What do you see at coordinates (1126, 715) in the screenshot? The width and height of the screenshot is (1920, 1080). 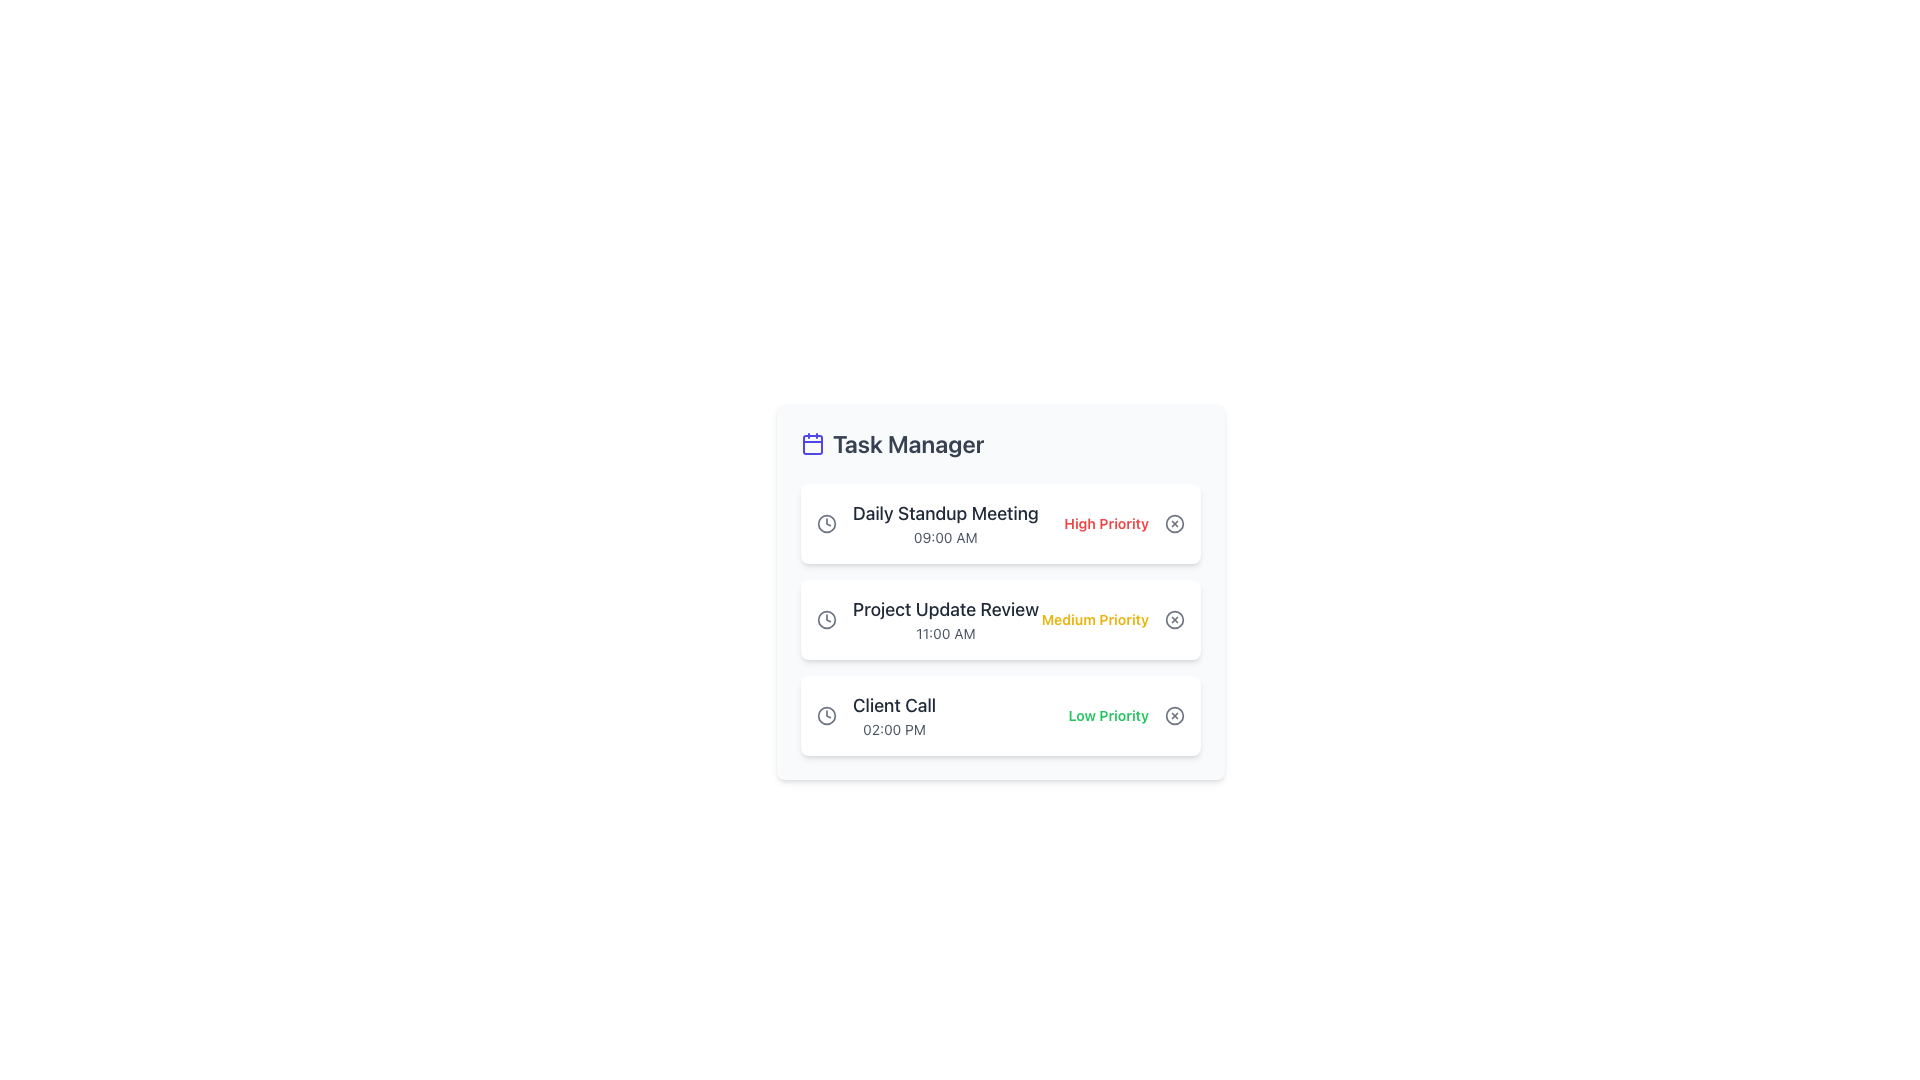 I see `the text label indicating the priority level of the third task in the 'Task Manager' list, labeled 'Client Call', located to the left of the circular clickable icon with an 'X'` at bounding box center [1126, 715].